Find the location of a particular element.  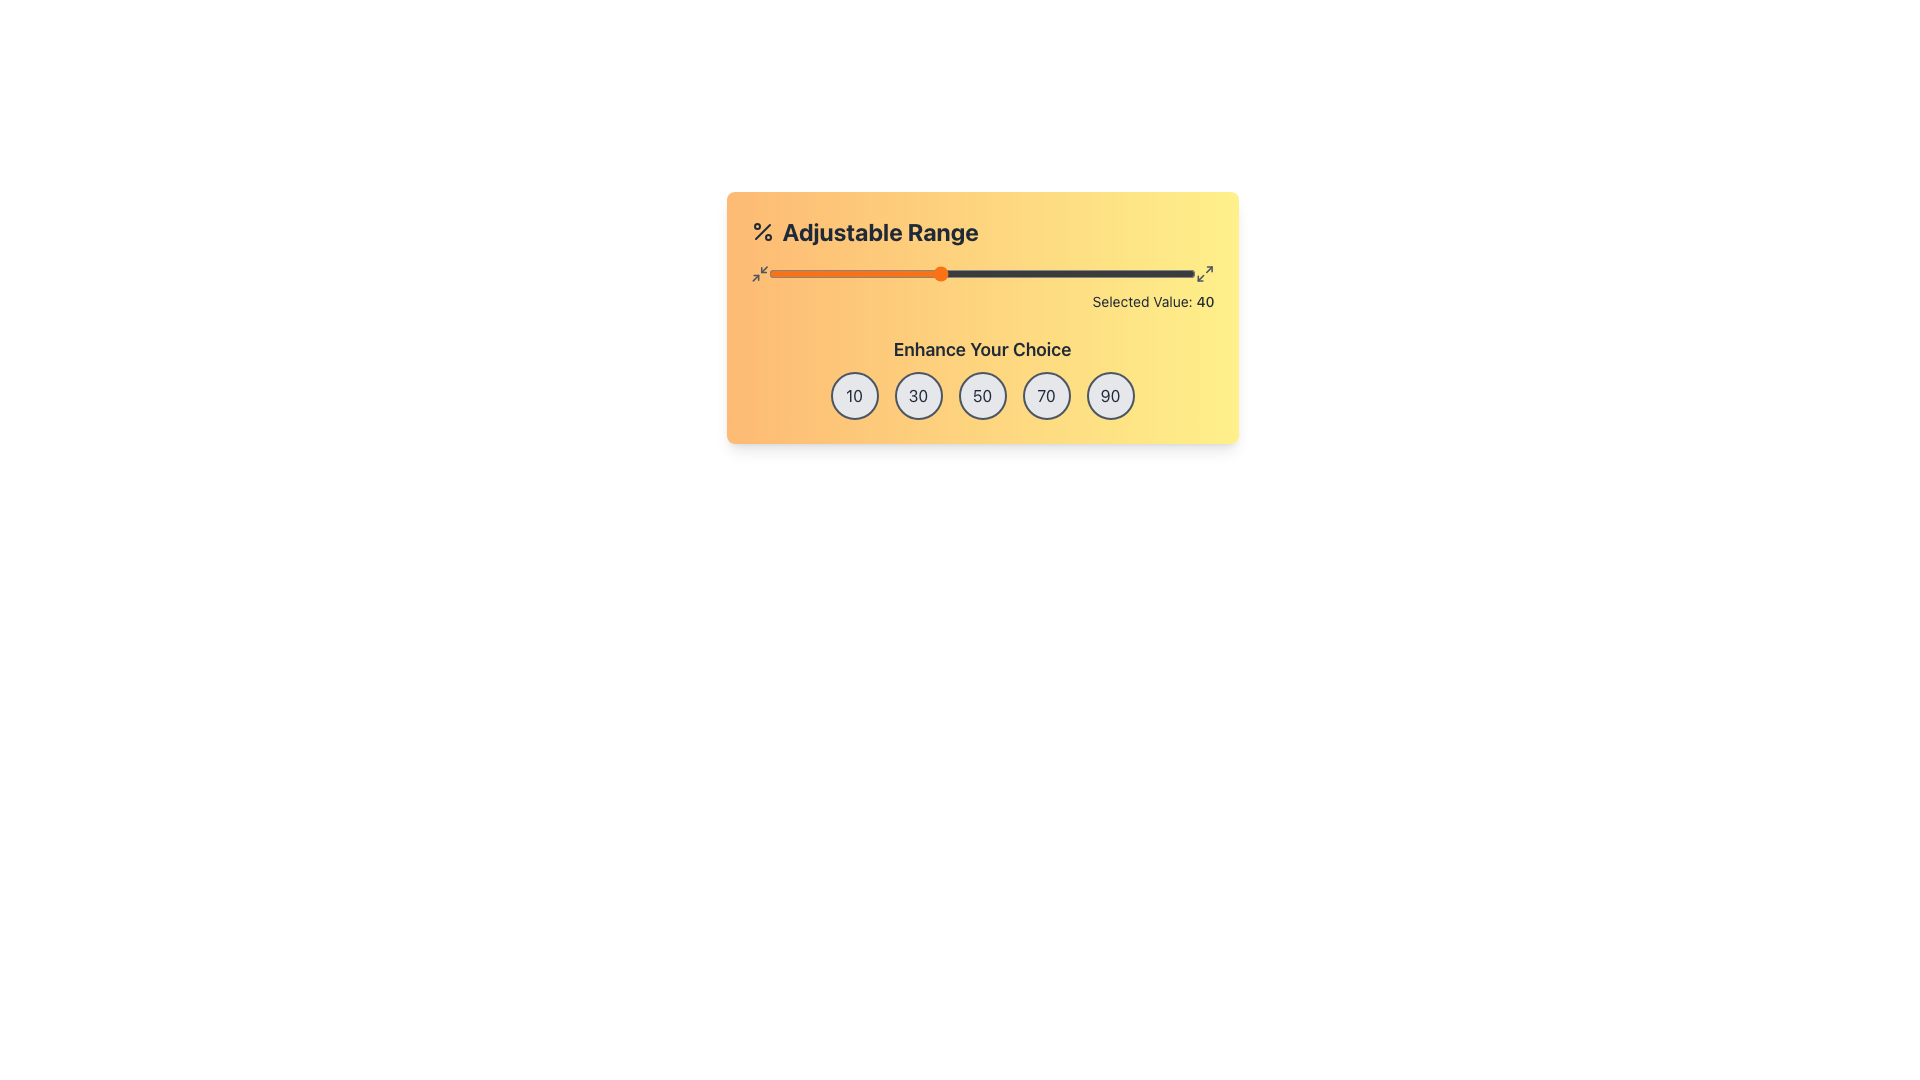

the circular button labeled '90' with a grey background and darker grey border, positioned at the far right of the button group in the 'Enhance Your Choice' panel for keyboard interaction is located at coordinates (1109, 396).